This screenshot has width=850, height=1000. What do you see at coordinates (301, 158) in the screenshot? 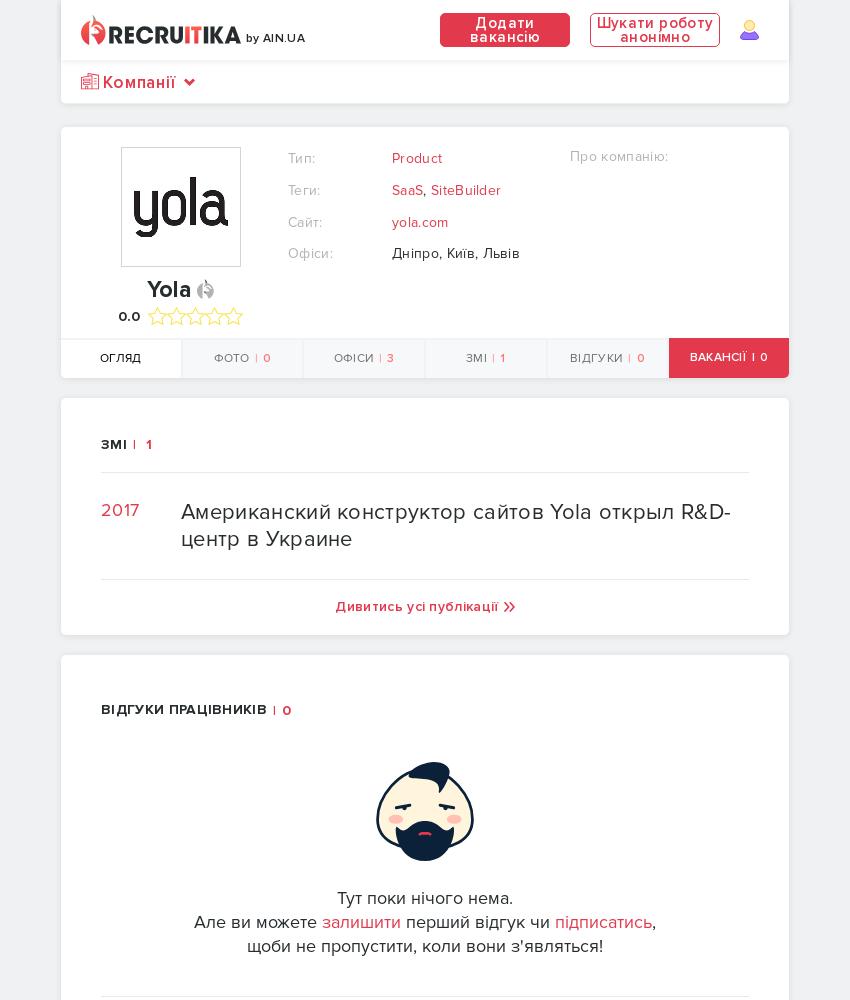
I see `'Тип:'` at bounding box center [301, 158].